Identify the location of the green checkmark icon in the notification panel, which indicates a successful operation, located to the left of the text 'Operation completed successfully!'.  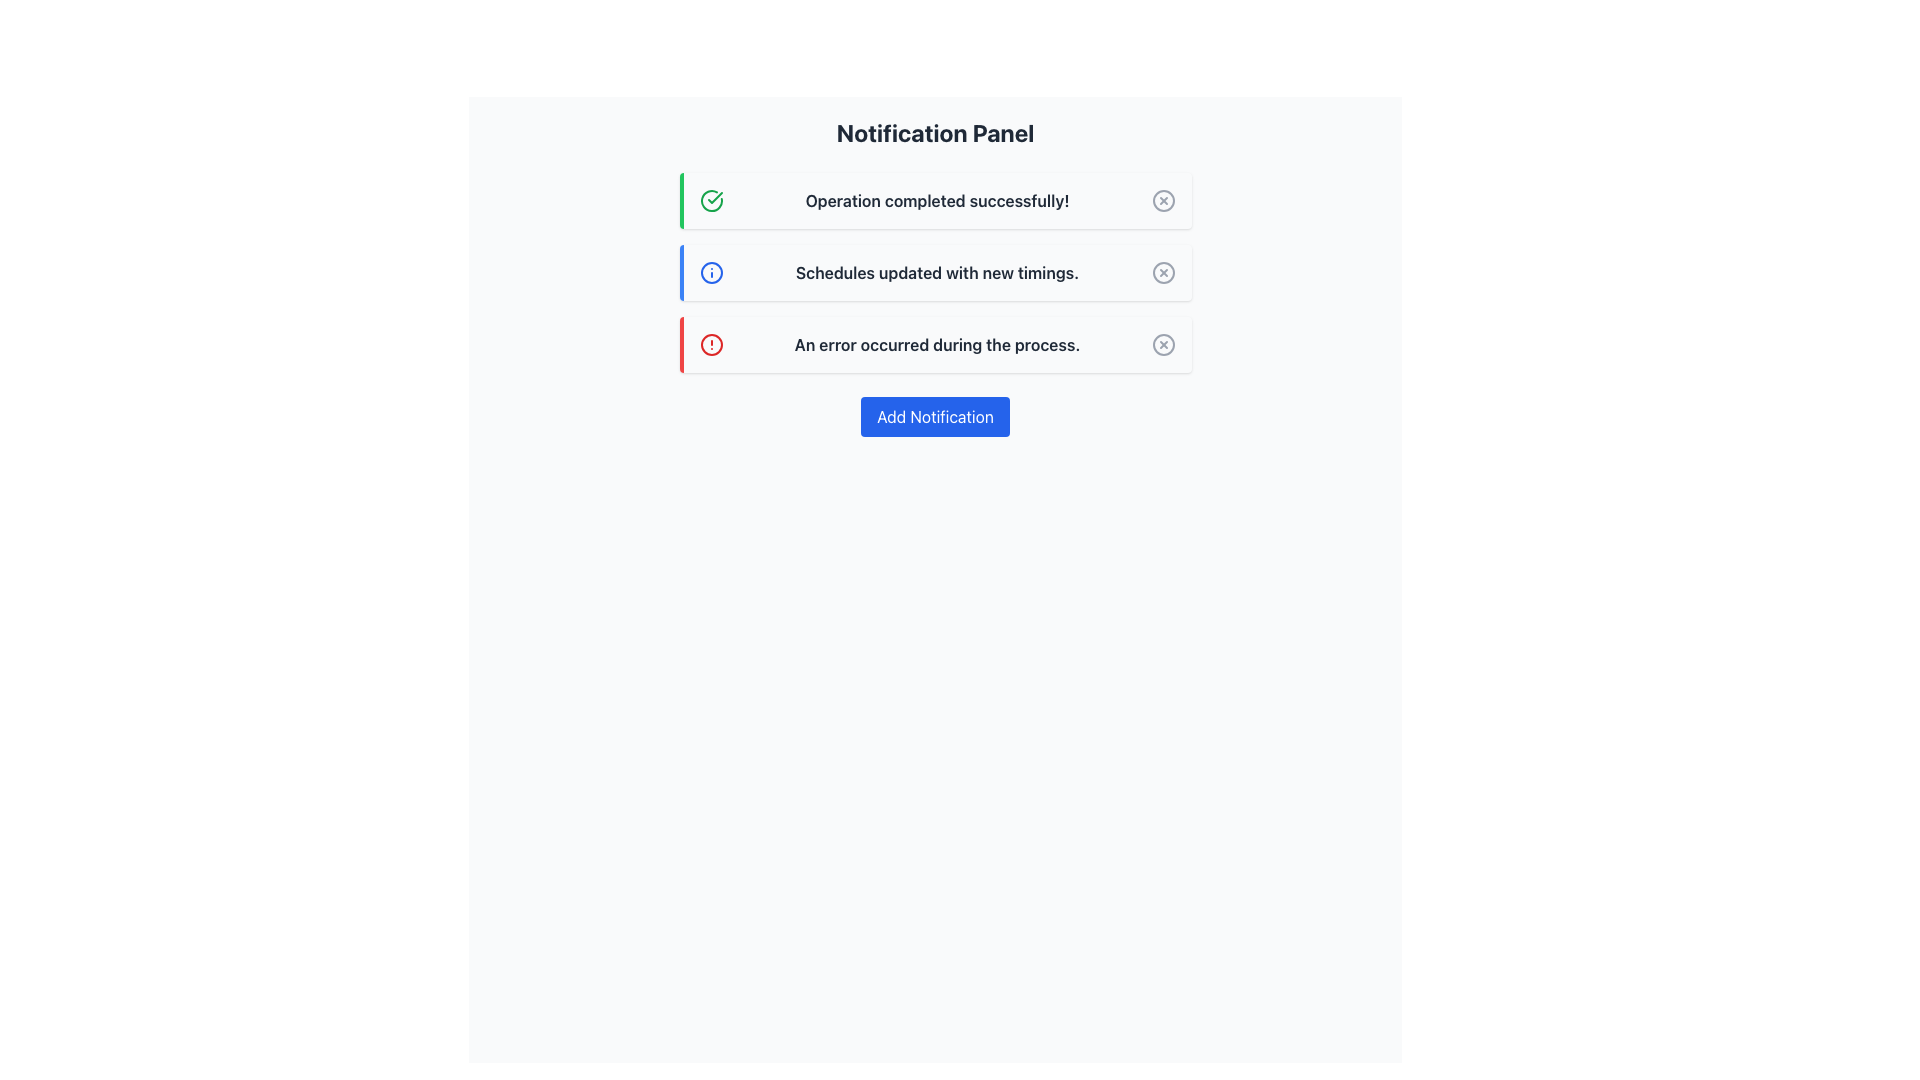
(715, 197).